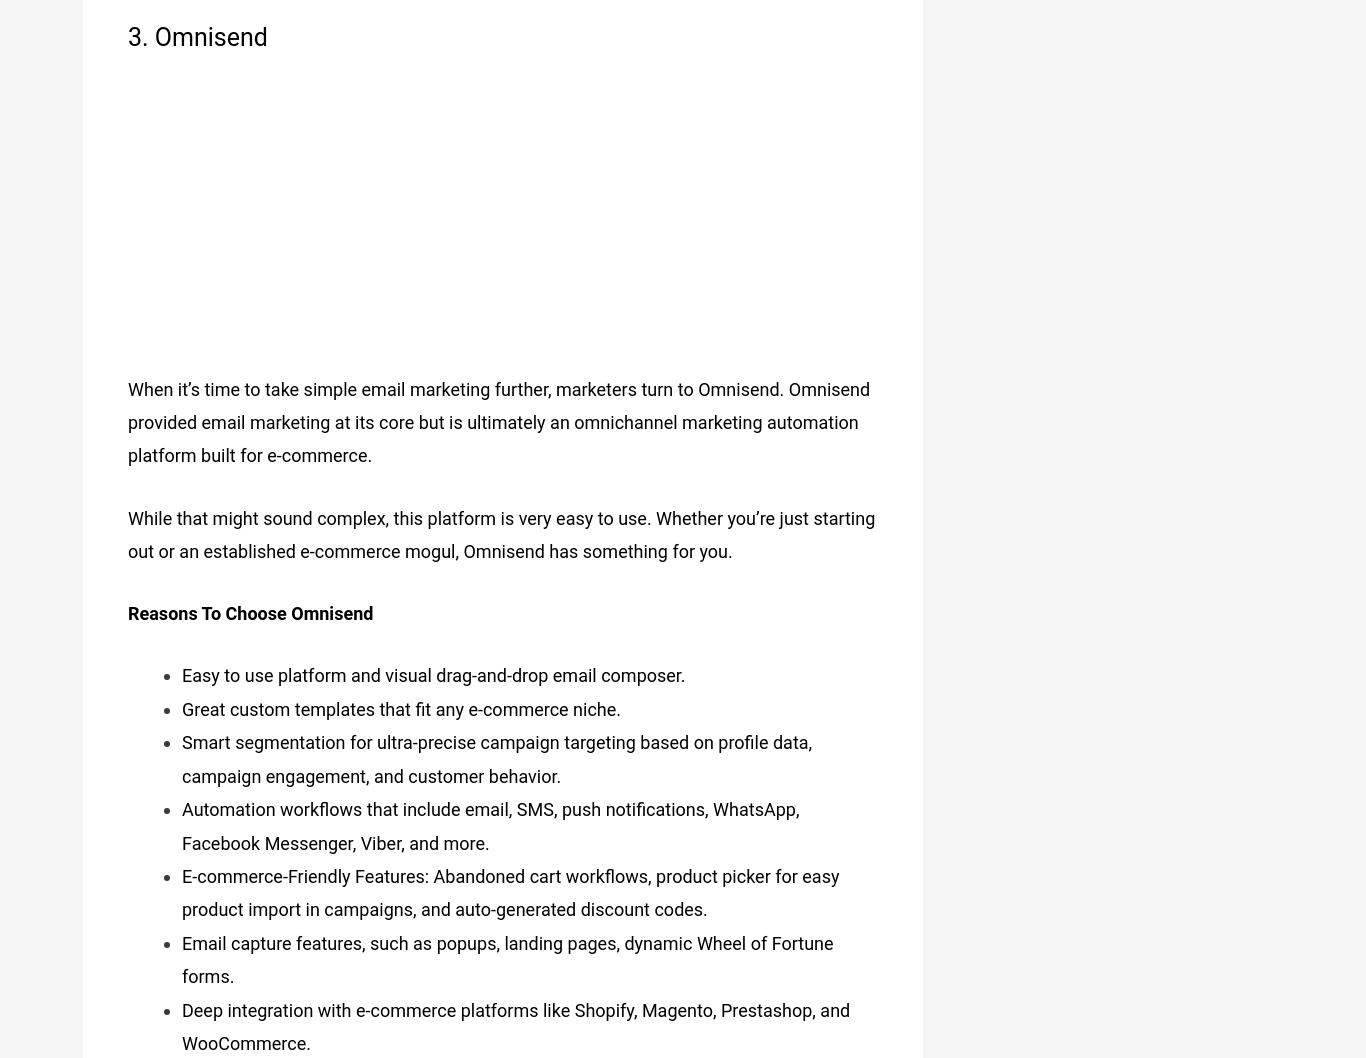 The image size is (1366, 1058). I want to click on 'Smart segmentation for ultra-precise campaign targeting based on profile data, campaign engagement, and customer behavior.', so click(496, 752).